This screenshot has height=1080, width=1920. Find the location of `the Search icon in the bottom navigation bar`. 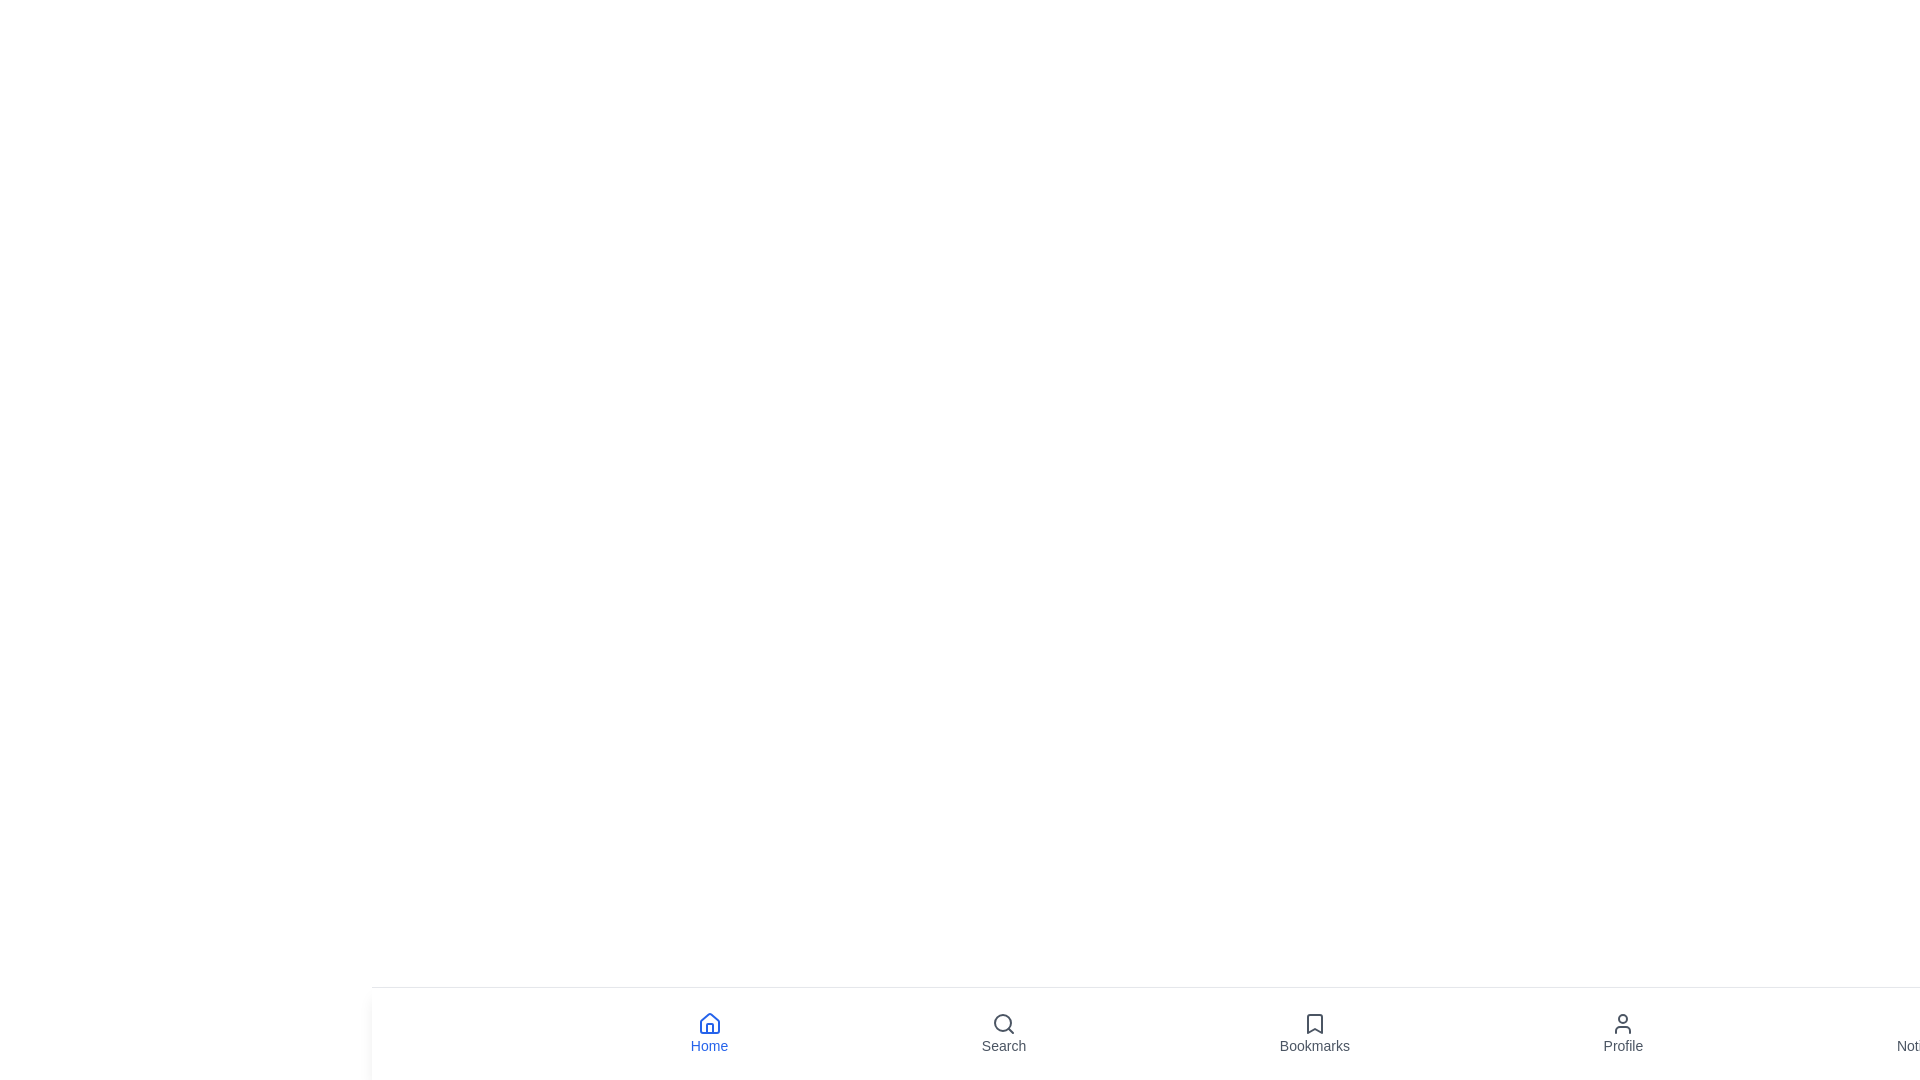

the Search icon in the bottom navigation bar is located at coordinates (1003, 1033).